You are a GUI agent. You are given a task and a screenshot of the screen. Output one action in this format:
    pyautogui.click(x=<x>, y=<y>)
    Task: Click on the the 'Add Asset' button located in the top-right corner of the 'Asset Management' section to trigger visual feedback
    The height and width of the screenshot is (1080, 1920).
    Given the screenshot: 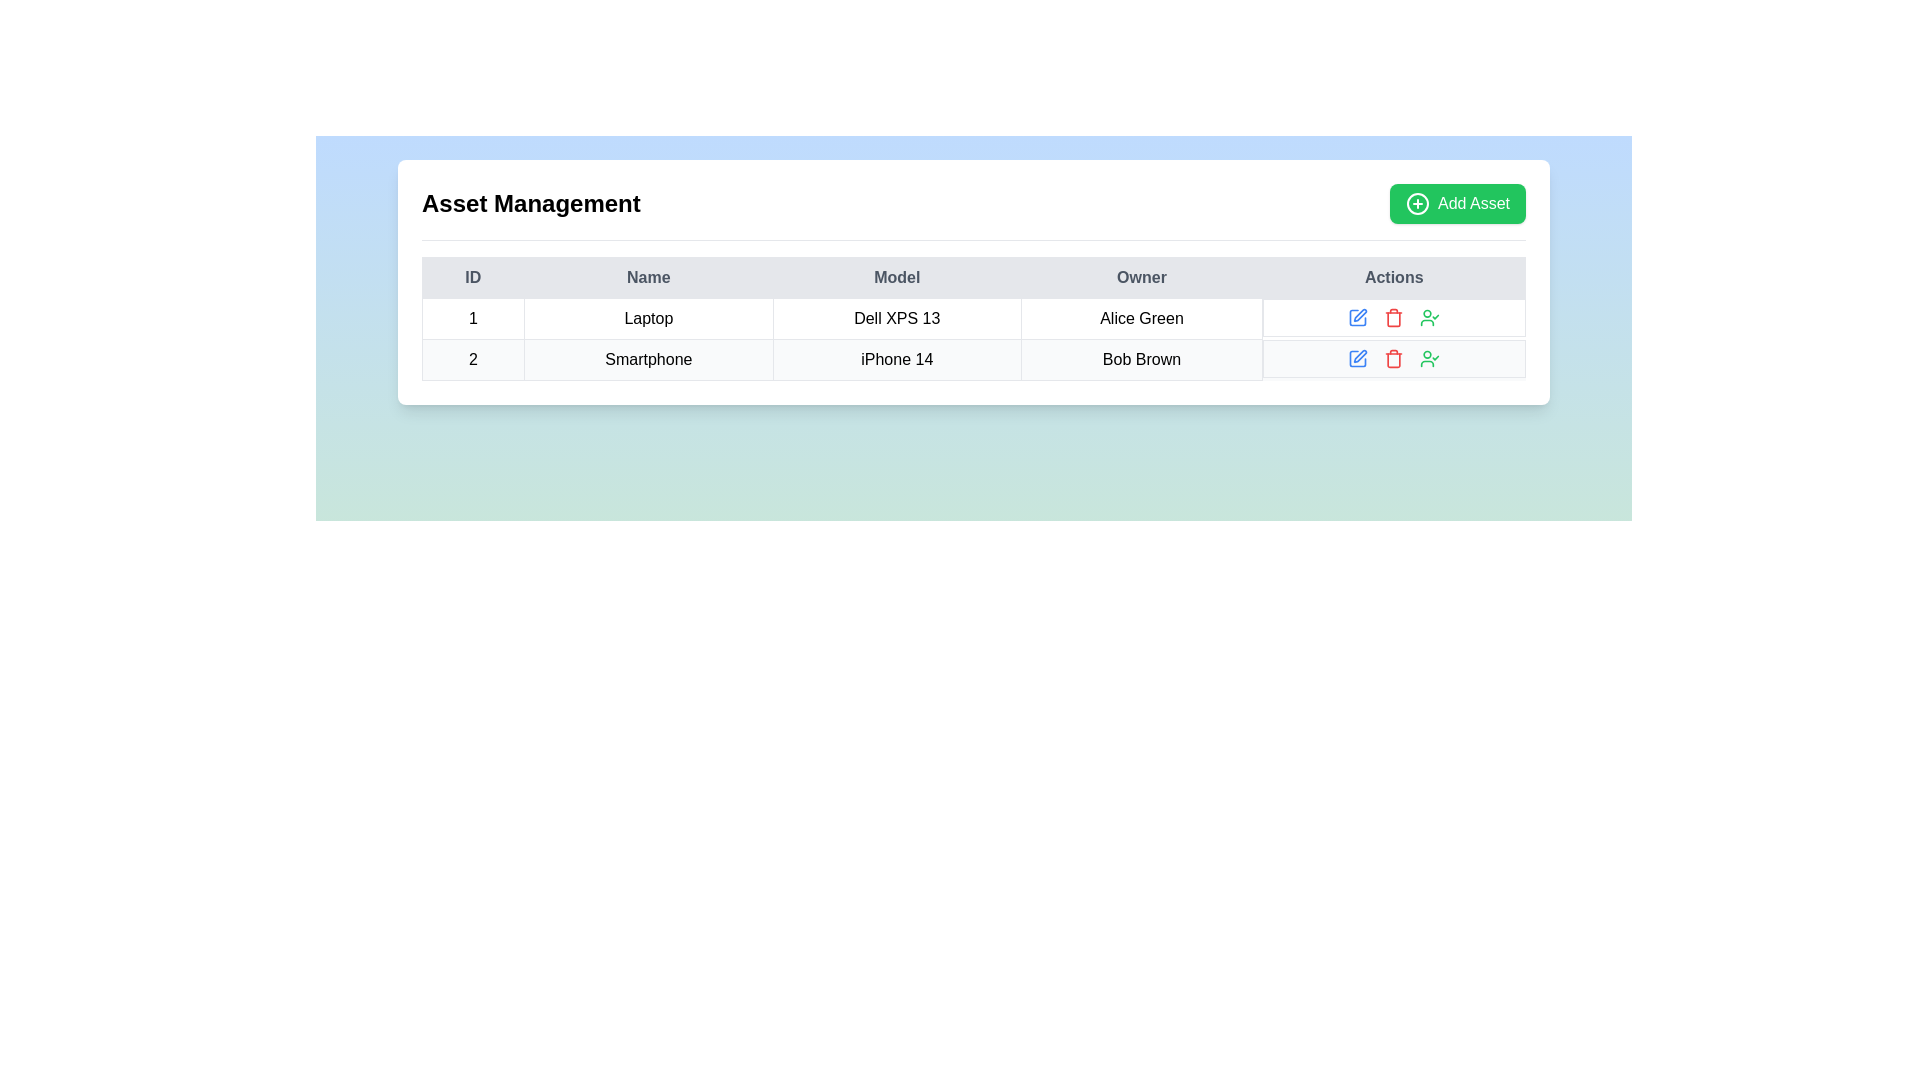 What is the action you would take?
    pyautogui.click(x=1458, y=204)
    